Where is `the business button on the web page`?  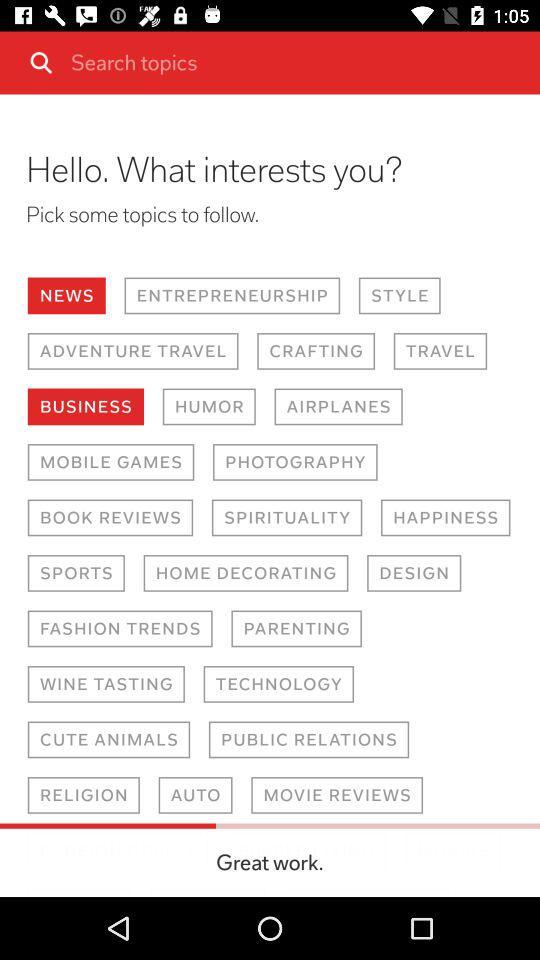 the business button on the web page is located at coordinates (85, 406).